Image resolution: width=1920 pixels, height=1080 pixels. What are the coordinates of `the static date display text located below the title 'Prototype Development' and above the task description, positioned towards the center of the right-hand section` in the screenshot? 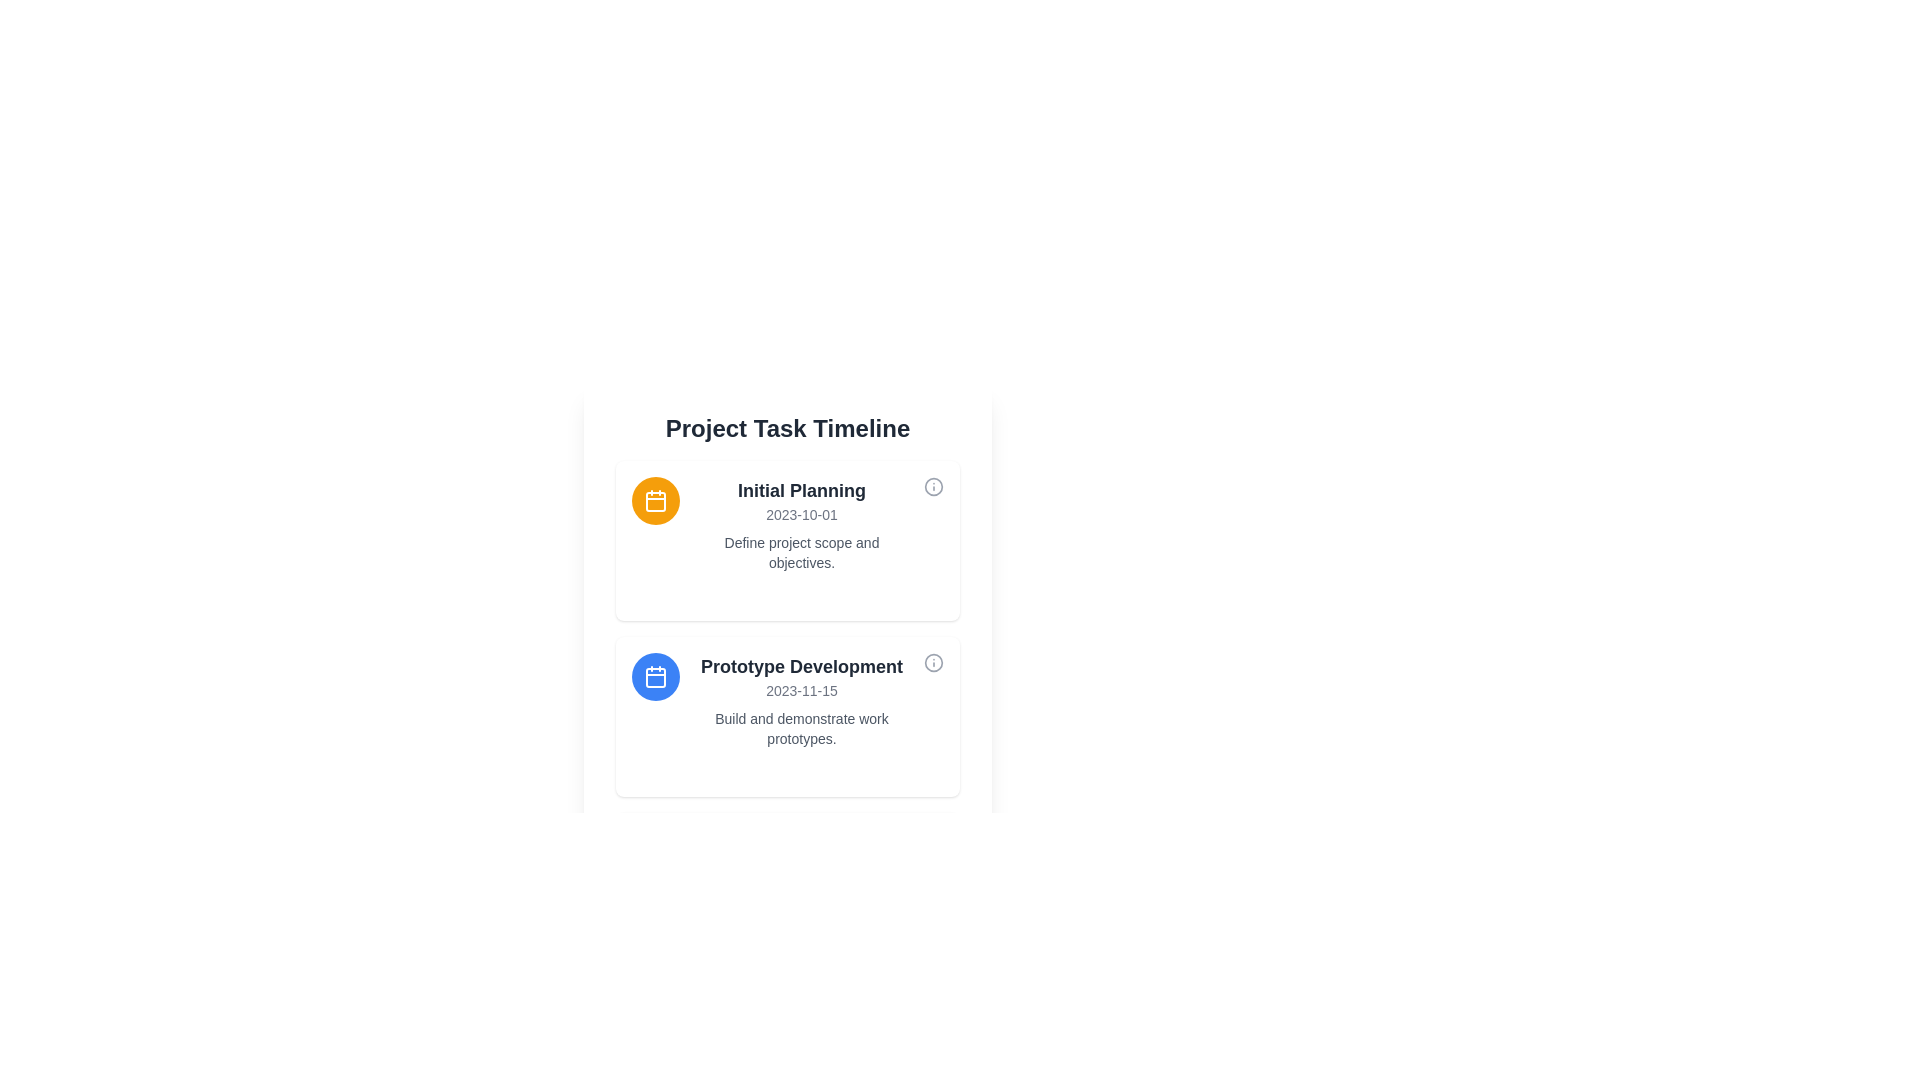 It's located at (801, 689).